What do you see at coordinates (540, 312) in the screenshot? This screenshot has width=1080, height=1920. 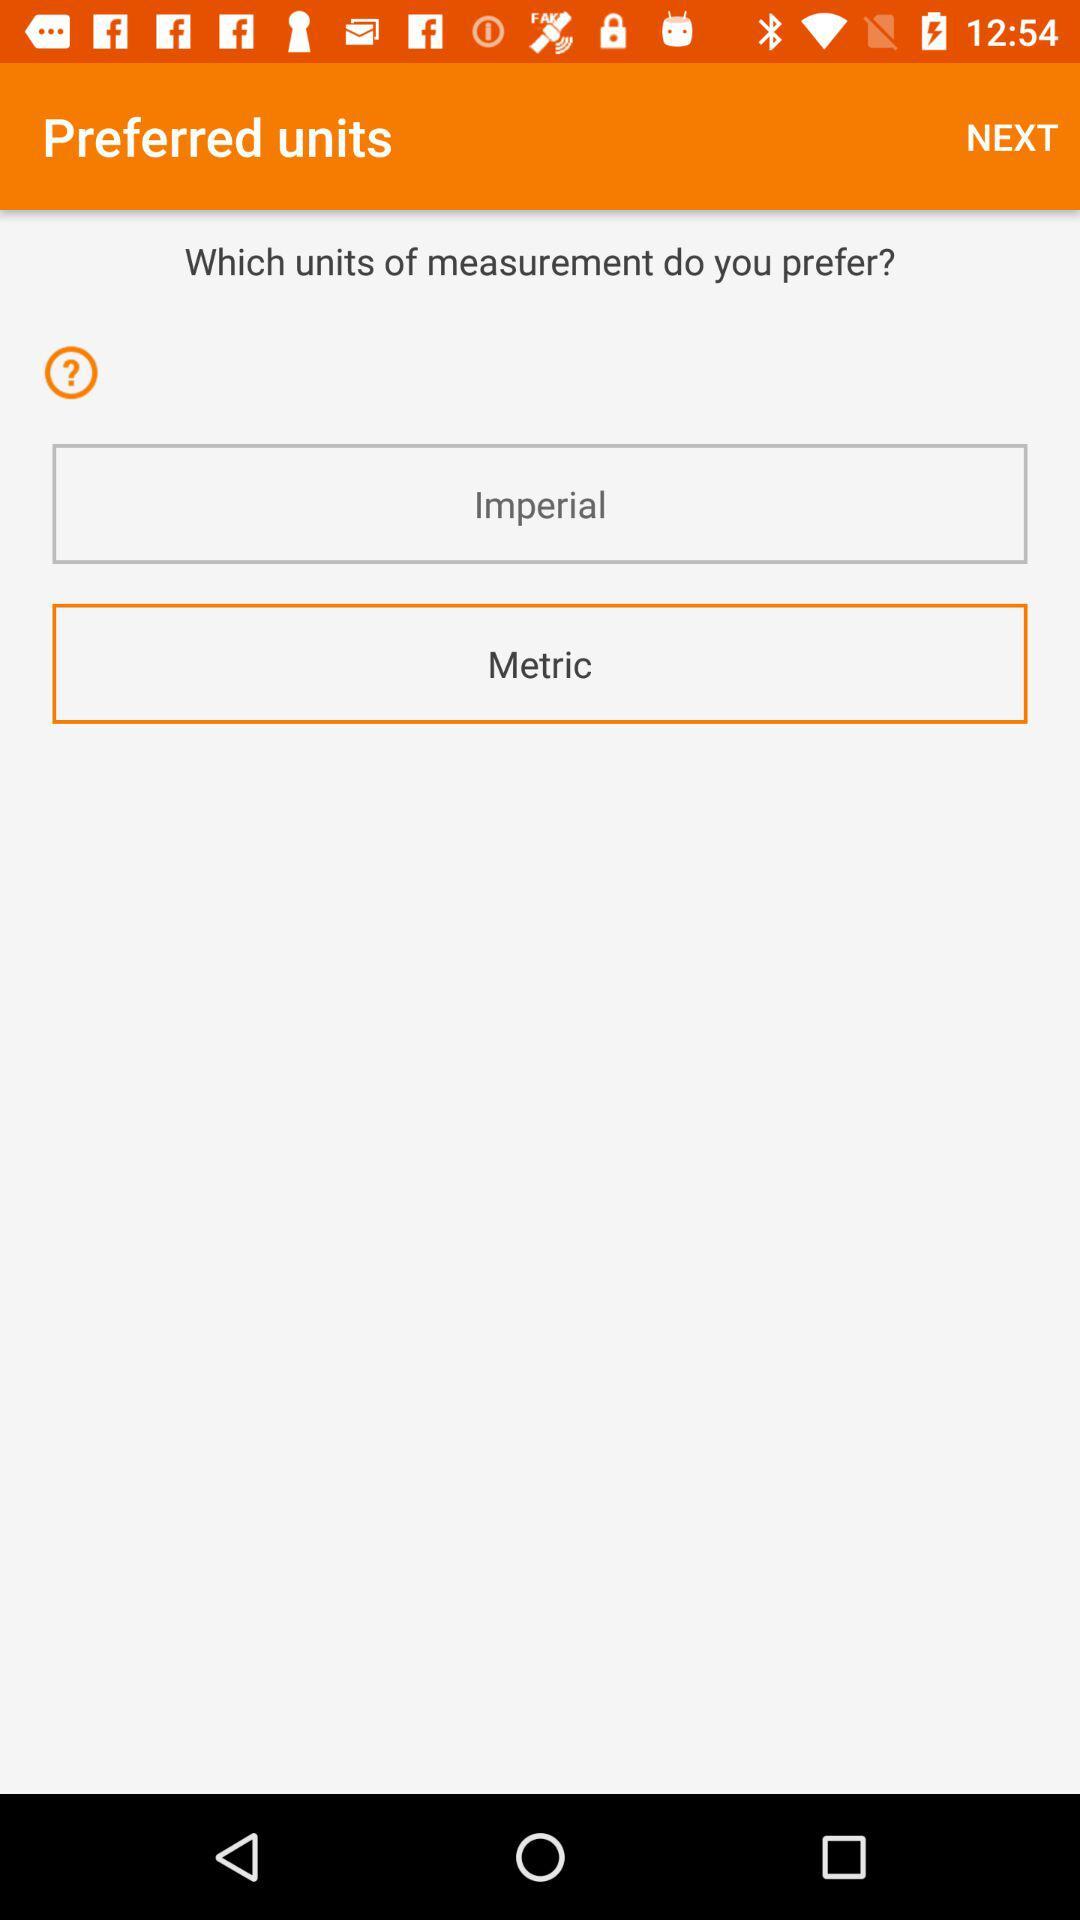 I see `item below which units of` at bounding box center [540, 312].